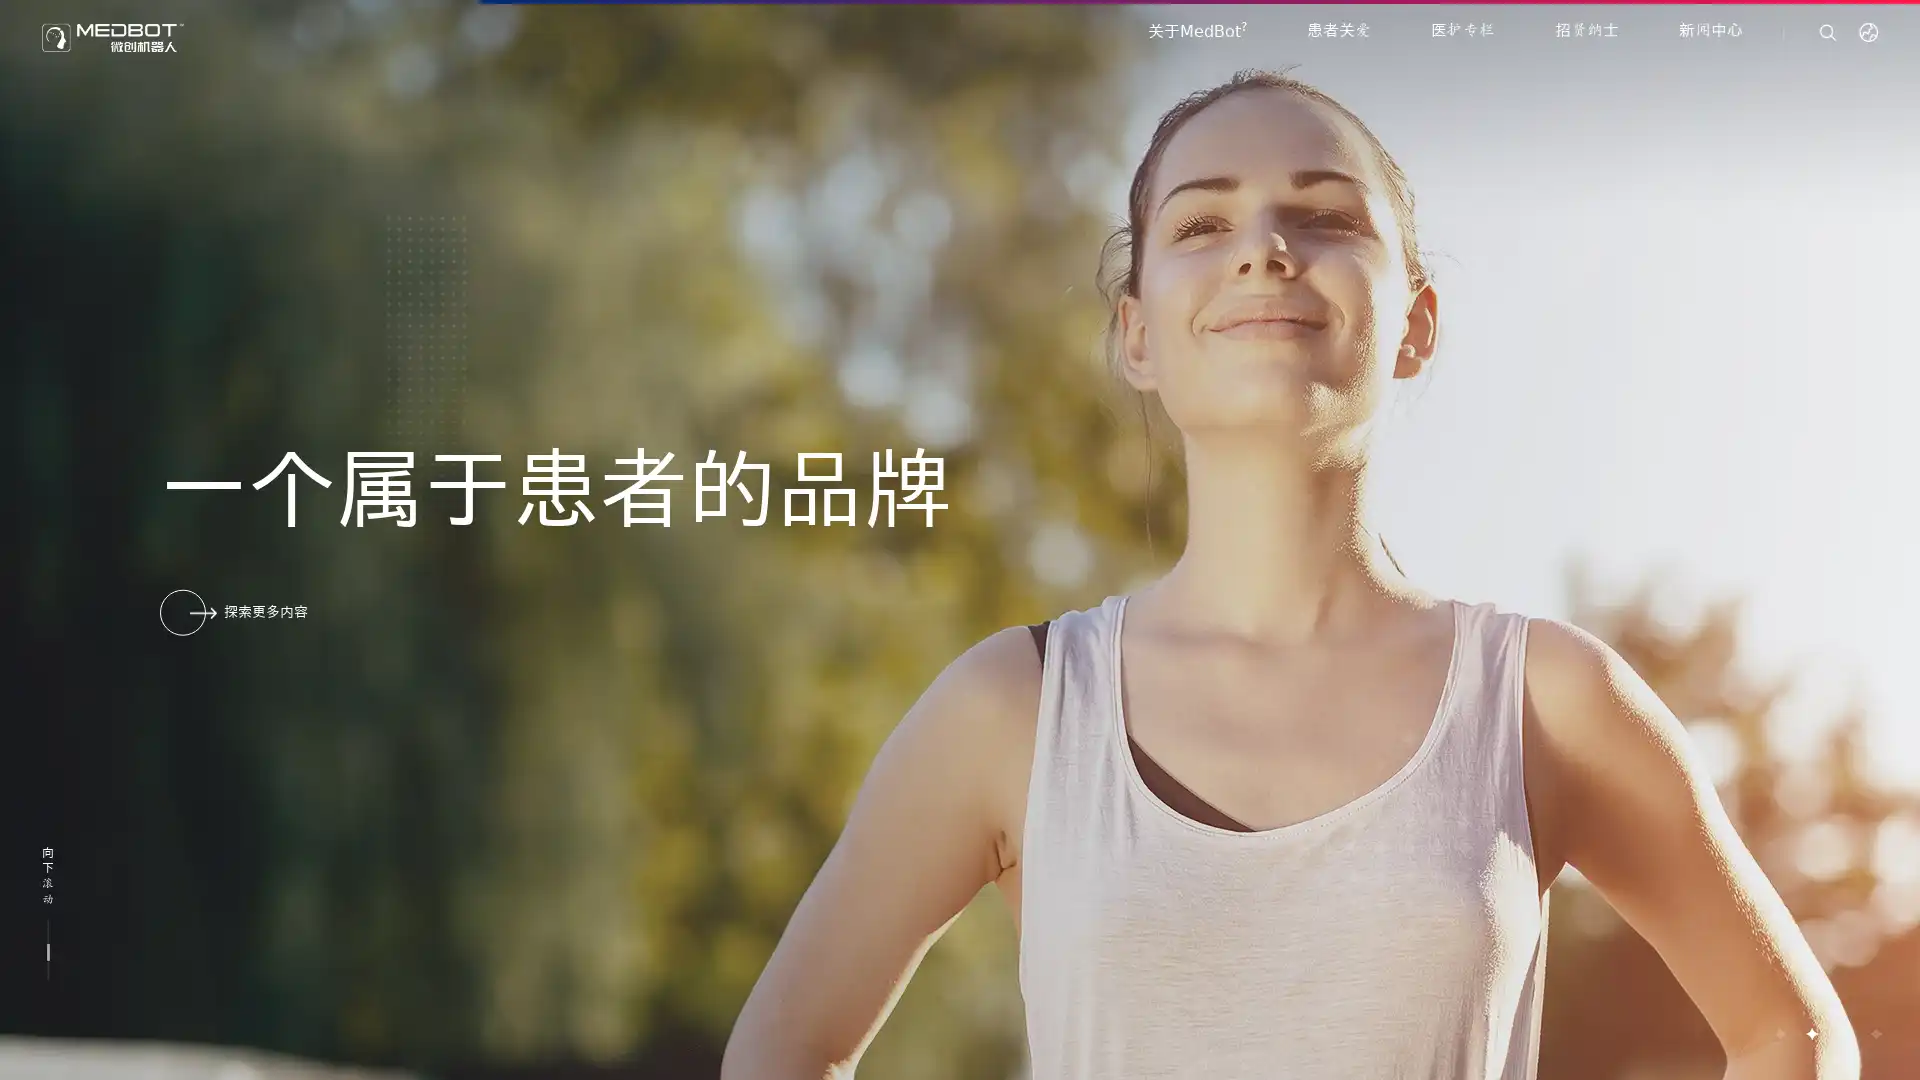 This screenshot has height=1080, width=1920. Describe the element at coordinates (1842, 1033) in the screenshot. I see `Go to slide 3` at that location.